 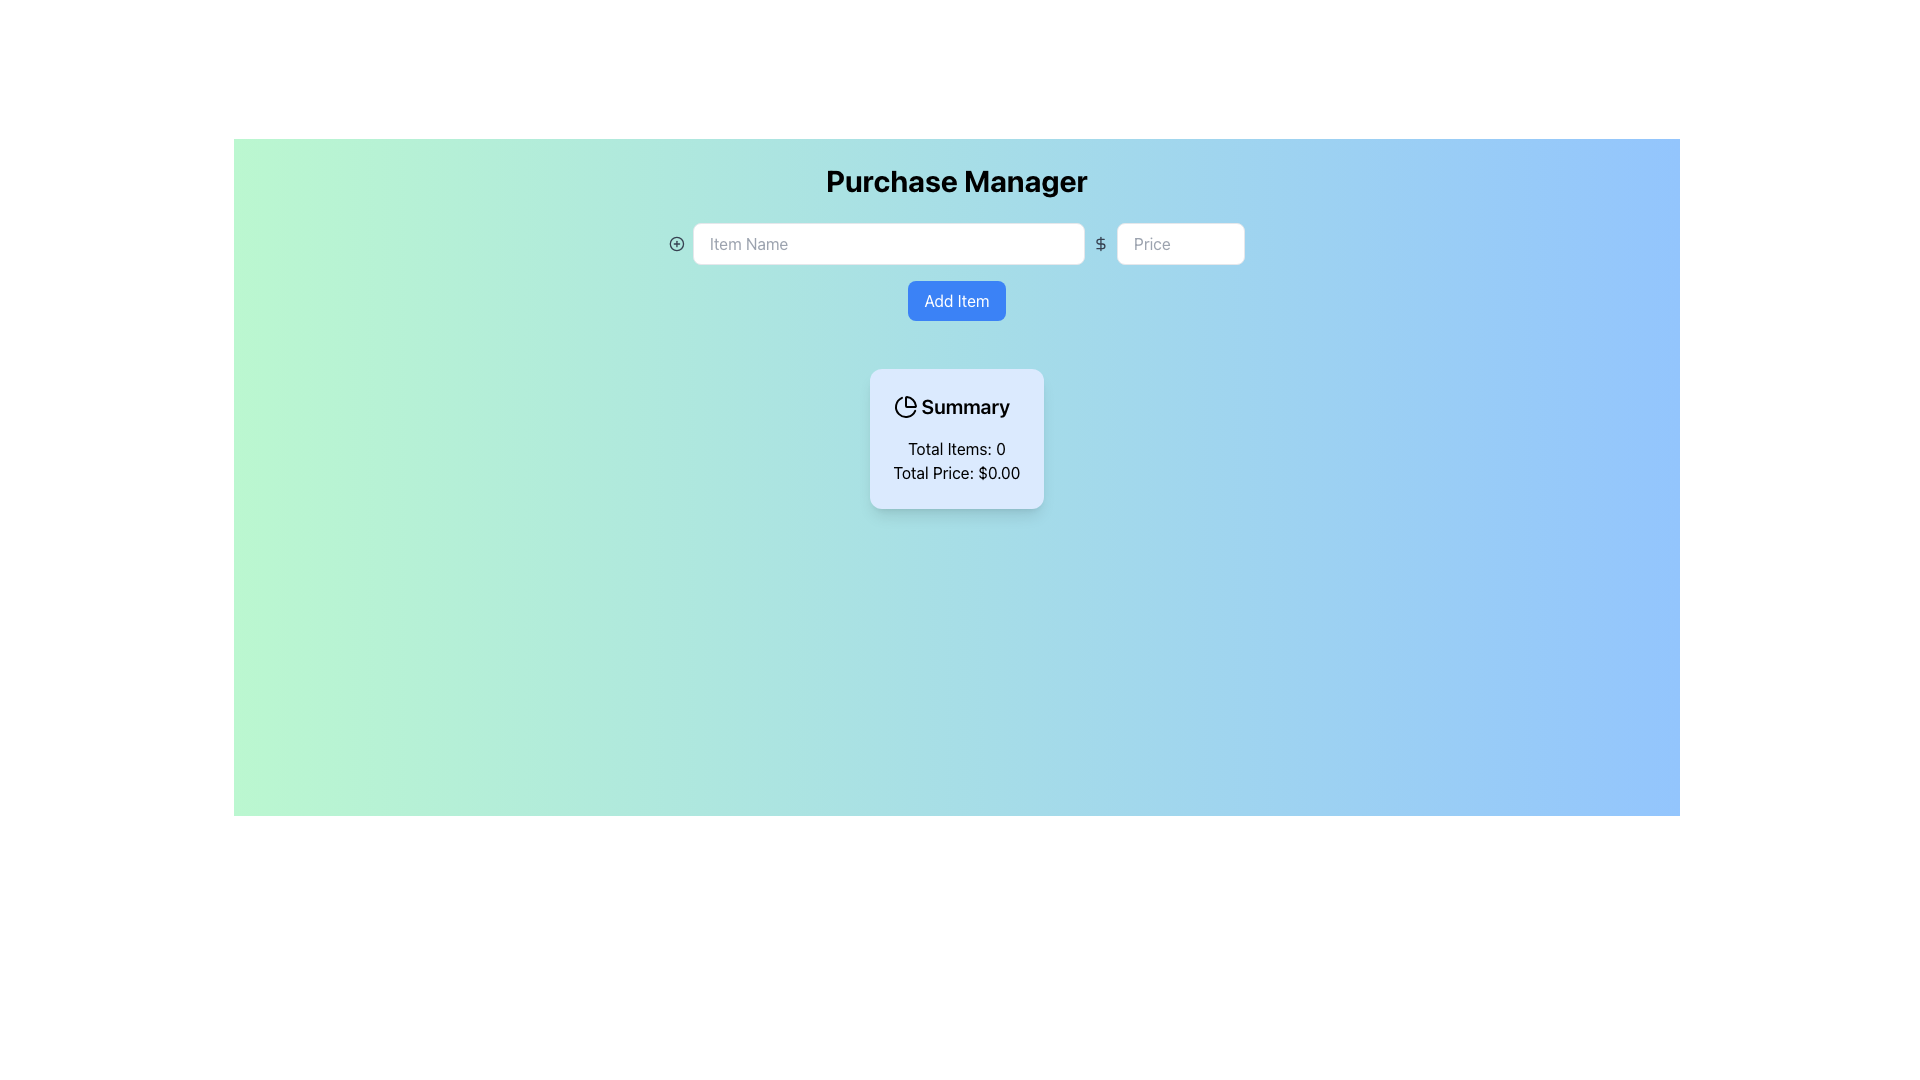 What do you see at coordinates (955, 438) in the screenshot?
I see `the informational panel that displays the total number of items and their total price, located centrally beneath the 'Add Item' button` at bounding box center [955, 438].